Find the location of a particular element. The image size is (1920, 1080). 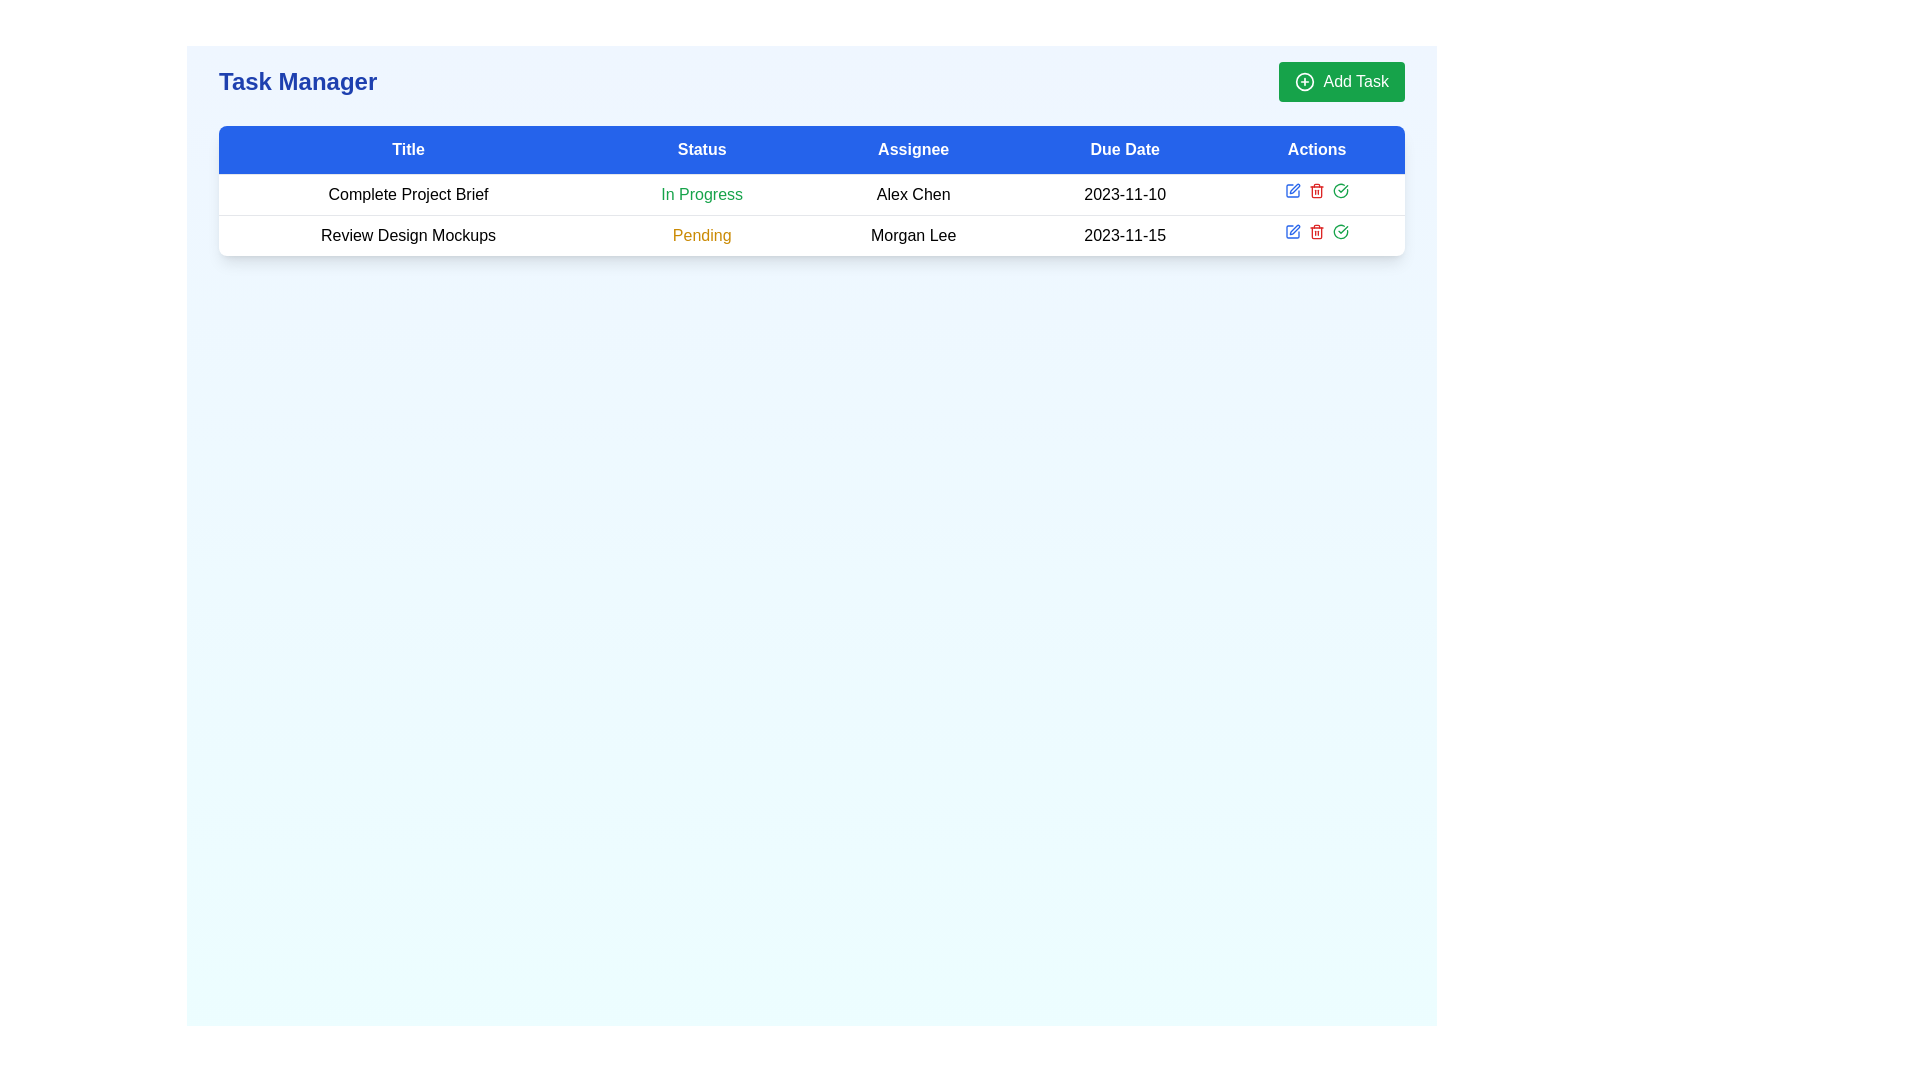

the text label 'Morgan Lee' located in the 'Assignee' column of a blue-highlighted header table is located at coordinates (912, 234).